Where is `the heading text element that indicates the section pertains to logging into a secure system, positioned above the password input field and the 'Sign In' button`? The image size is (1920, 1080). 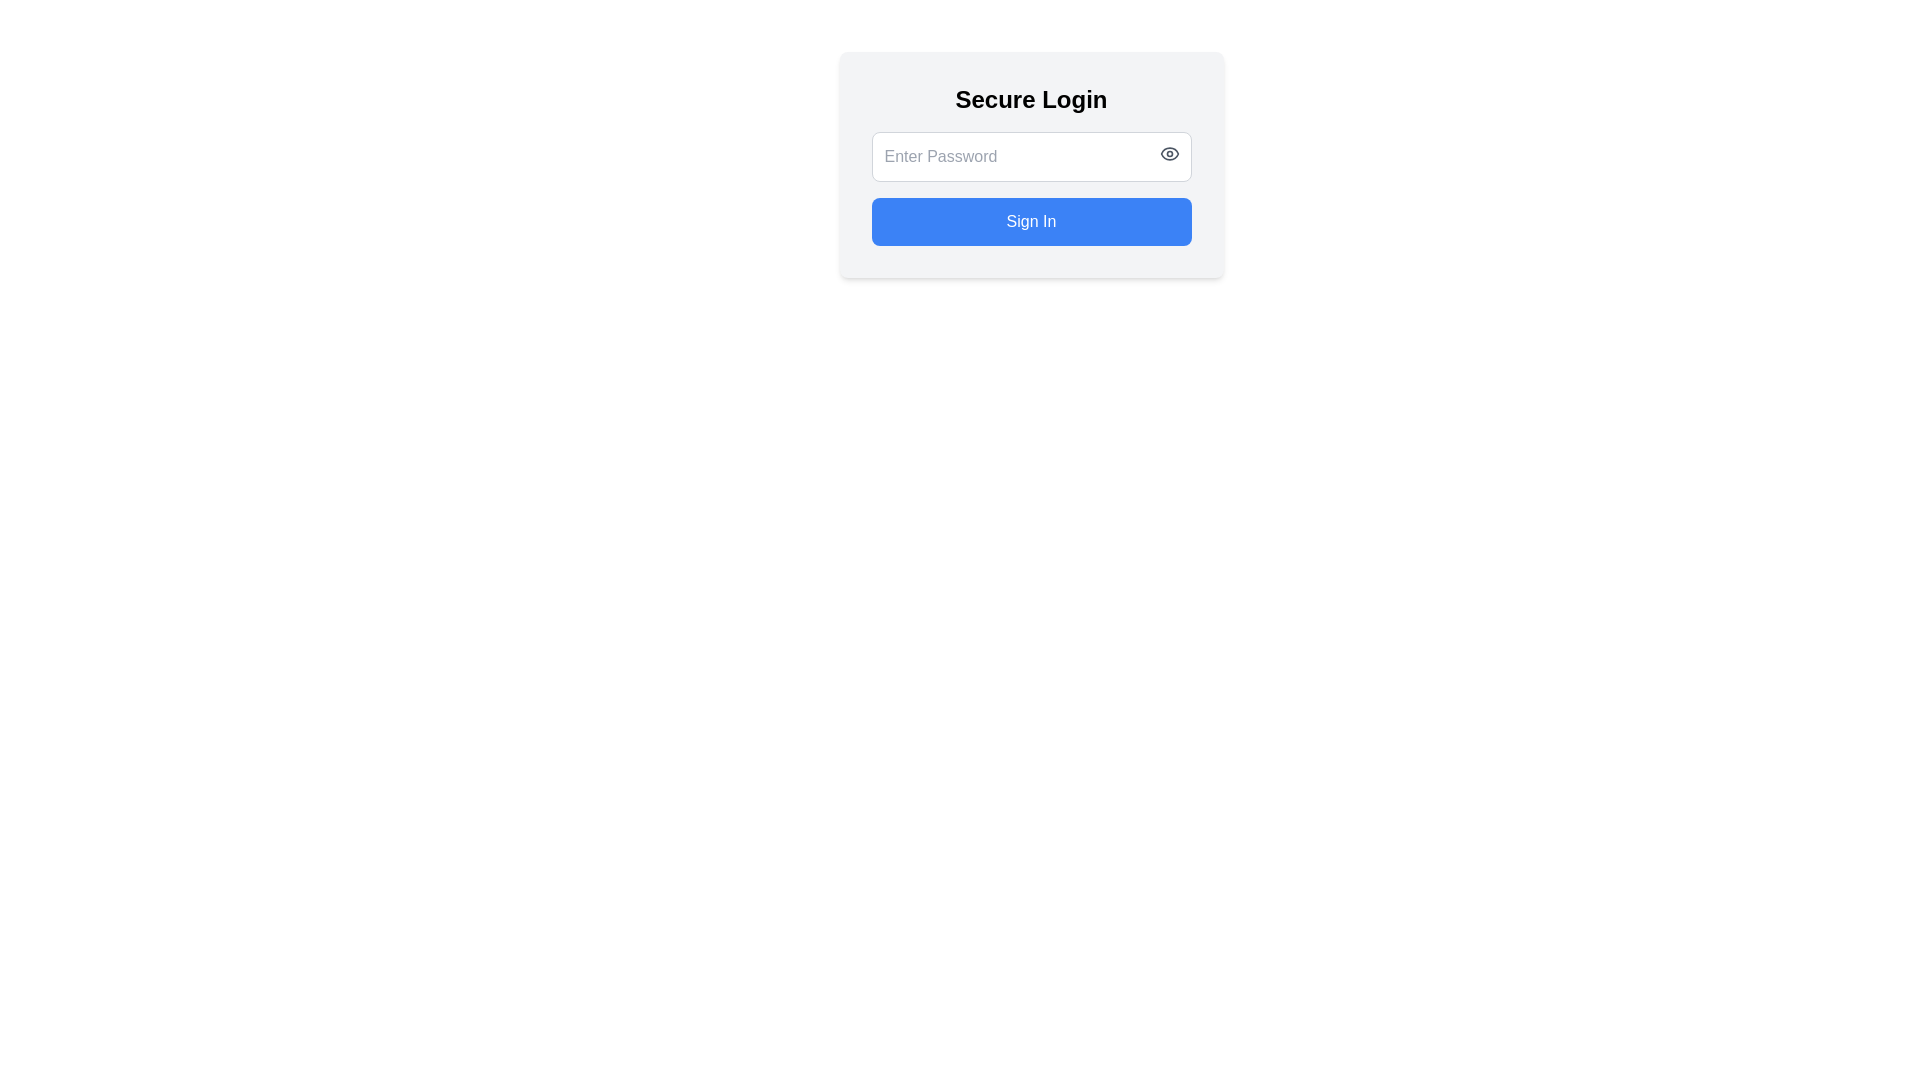
the heading text element that indicates the section pertains to logging into a secure system, positioned above the password input field and the 'Sign In' button is located at coordinates (1031, 100).